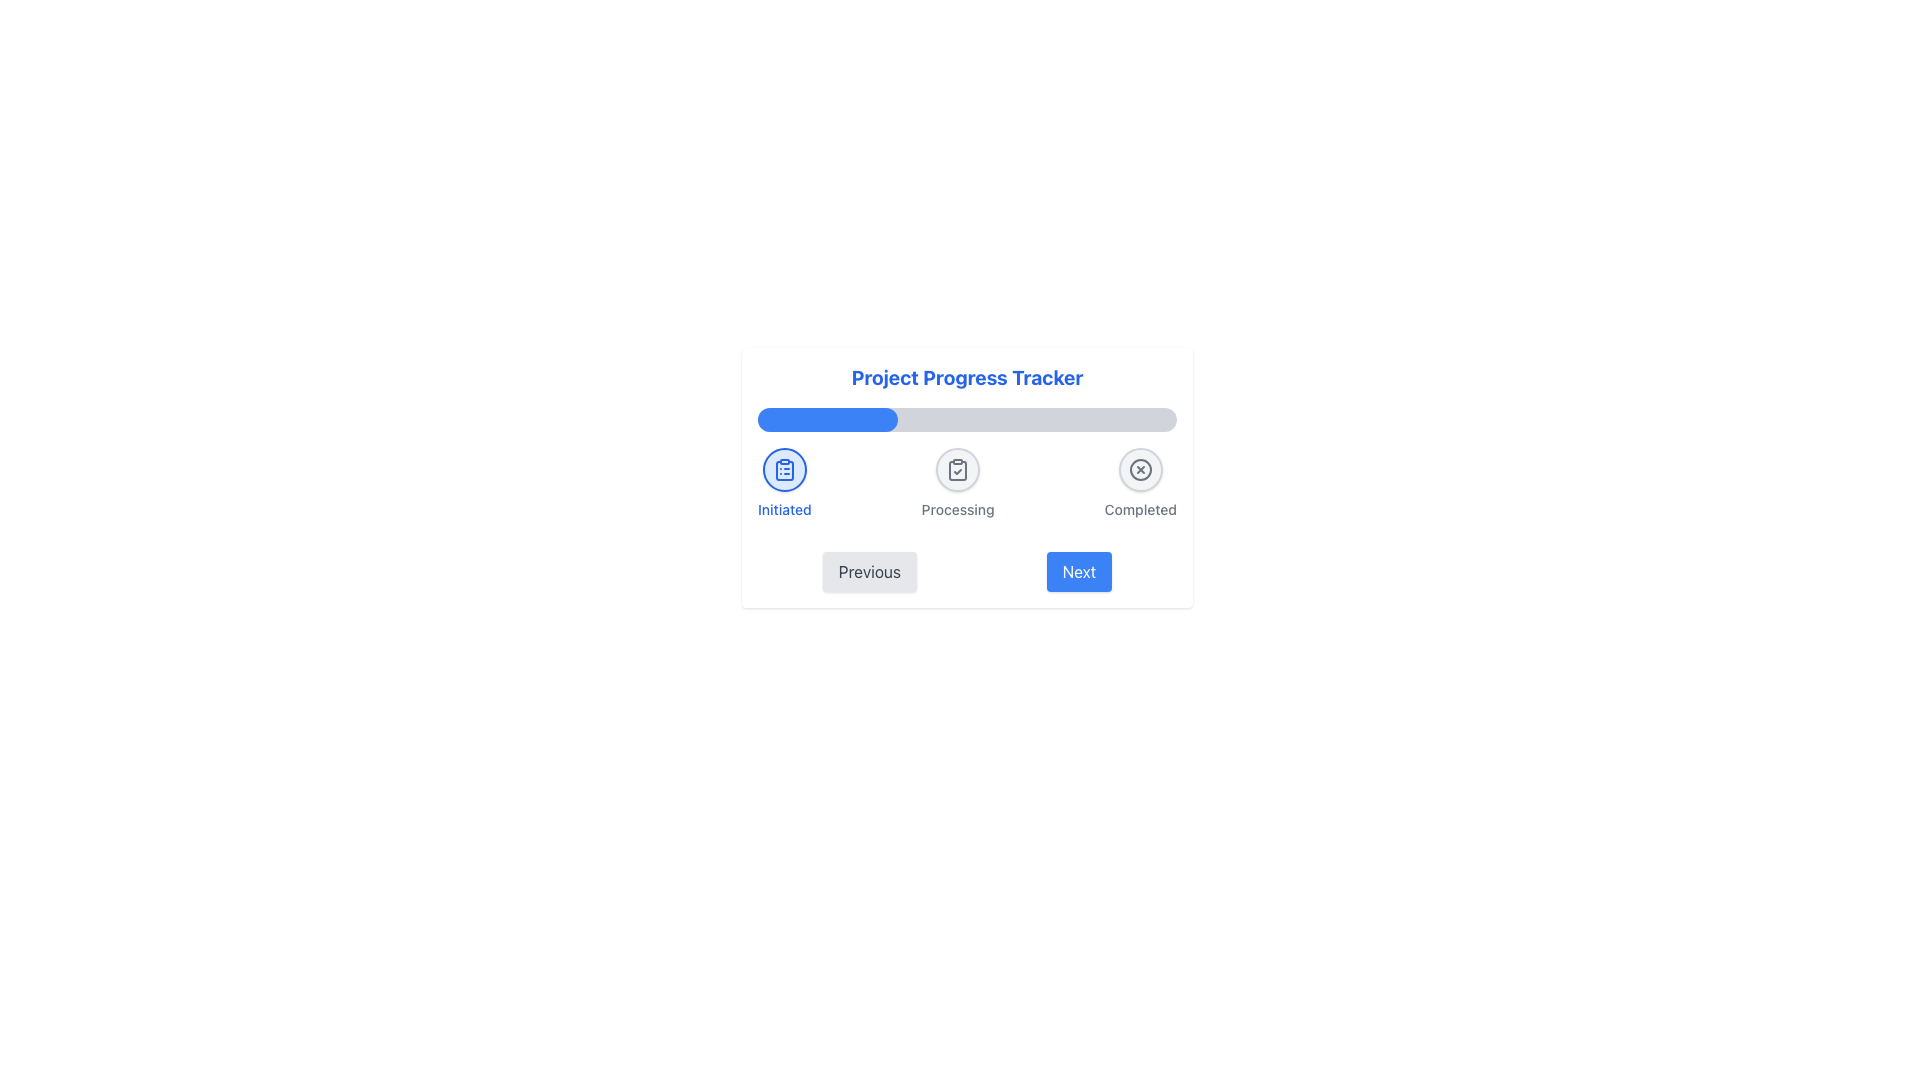  What do you see at coordinates (1140, 508) in the screenshot?
I see `the 'Completed' text label that describes the current stage in the progress tracker to potentially reveal additional information` at bounding box center [1140, 508].